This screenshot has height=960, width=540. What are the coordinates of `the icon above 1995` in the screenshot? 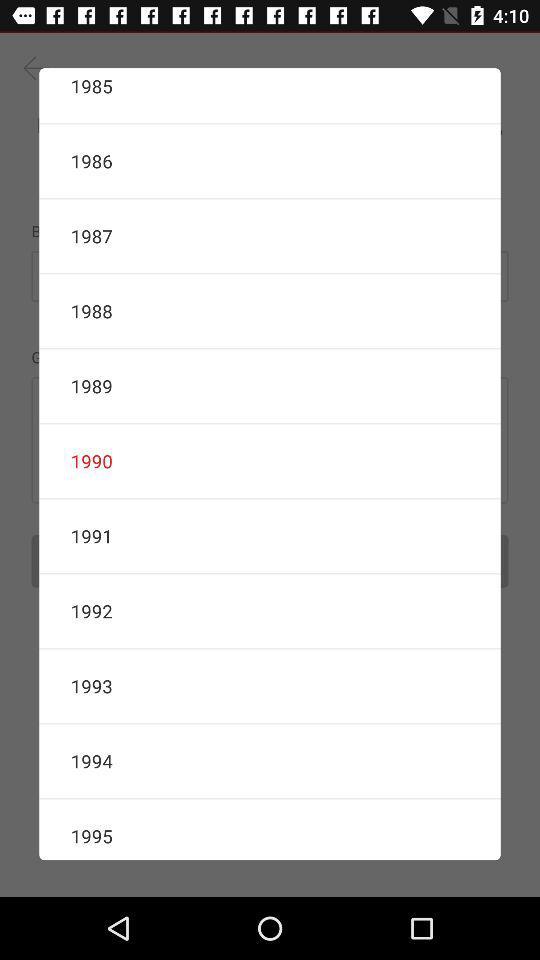 It's located at (270, 760).